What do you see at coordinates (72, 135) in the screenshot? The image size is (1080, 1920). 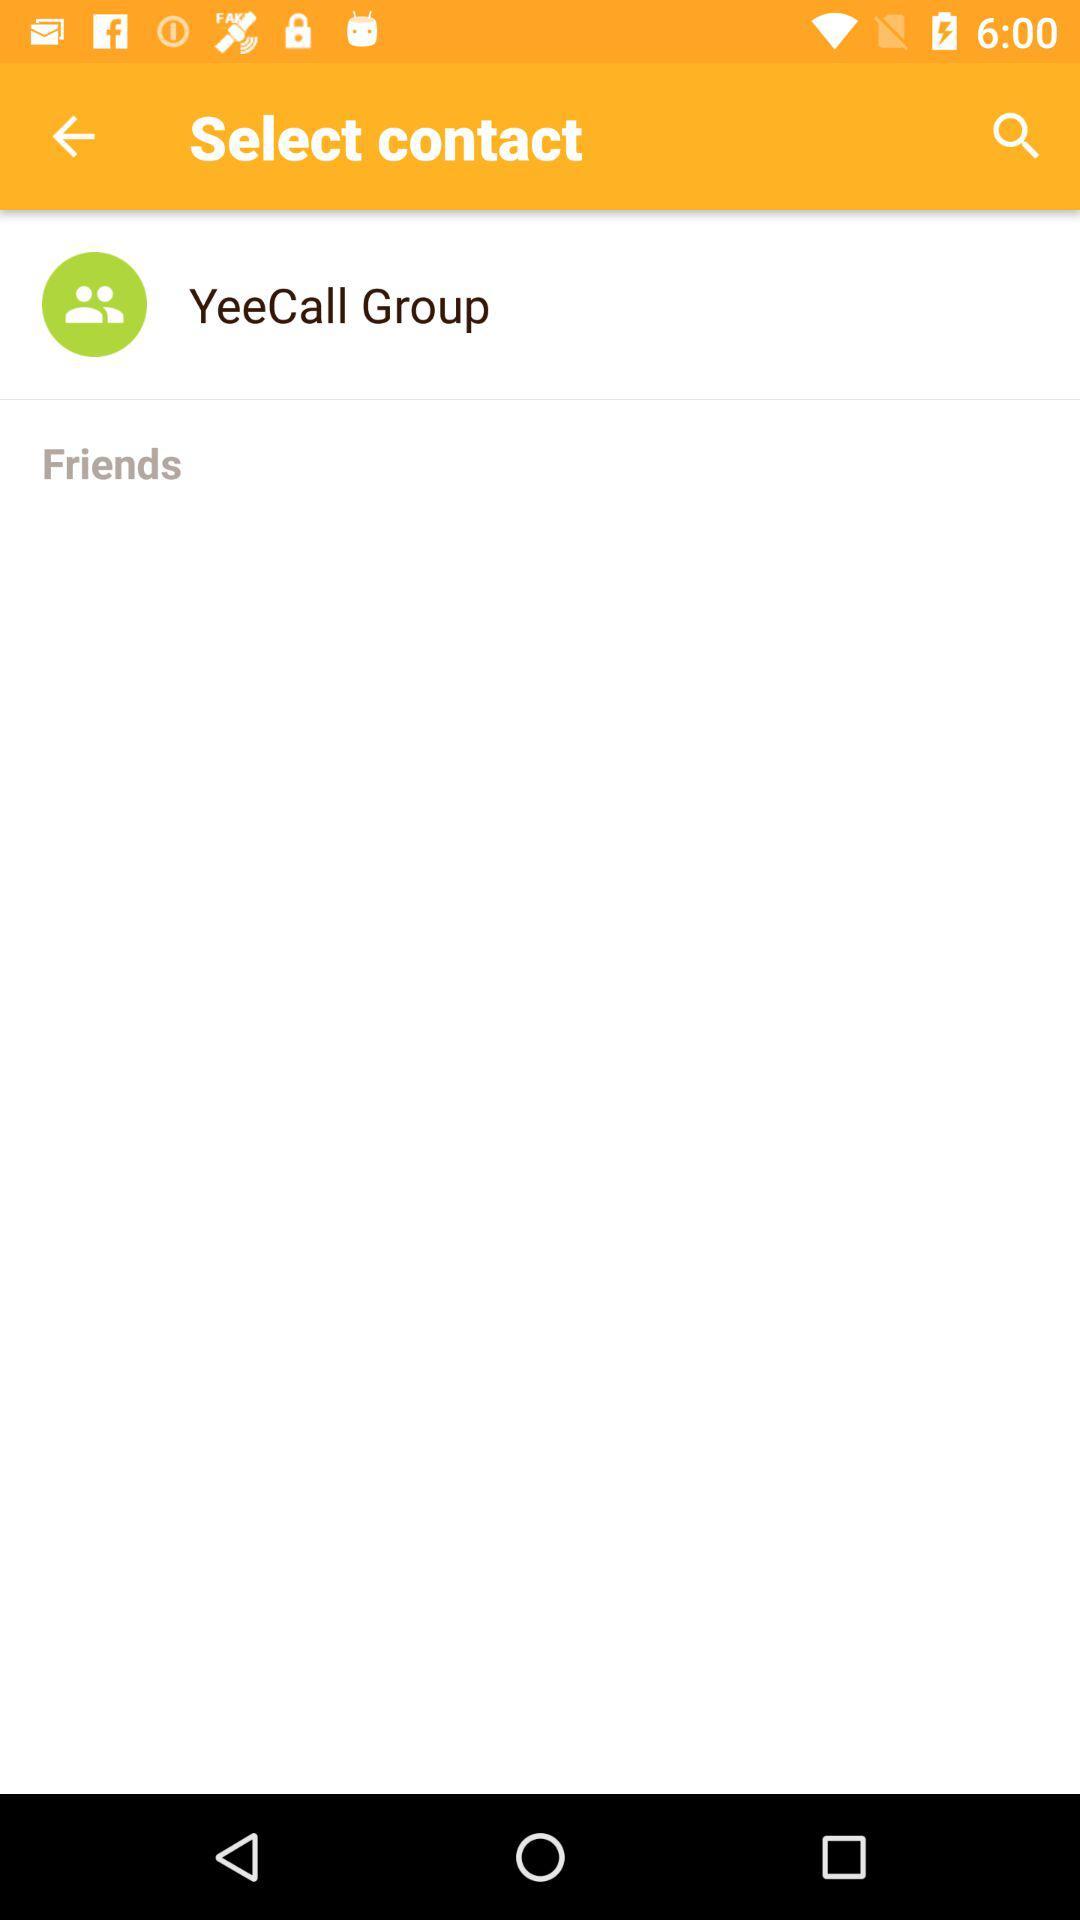 I see `item next to select contact app` at bounding box center [72, 135].